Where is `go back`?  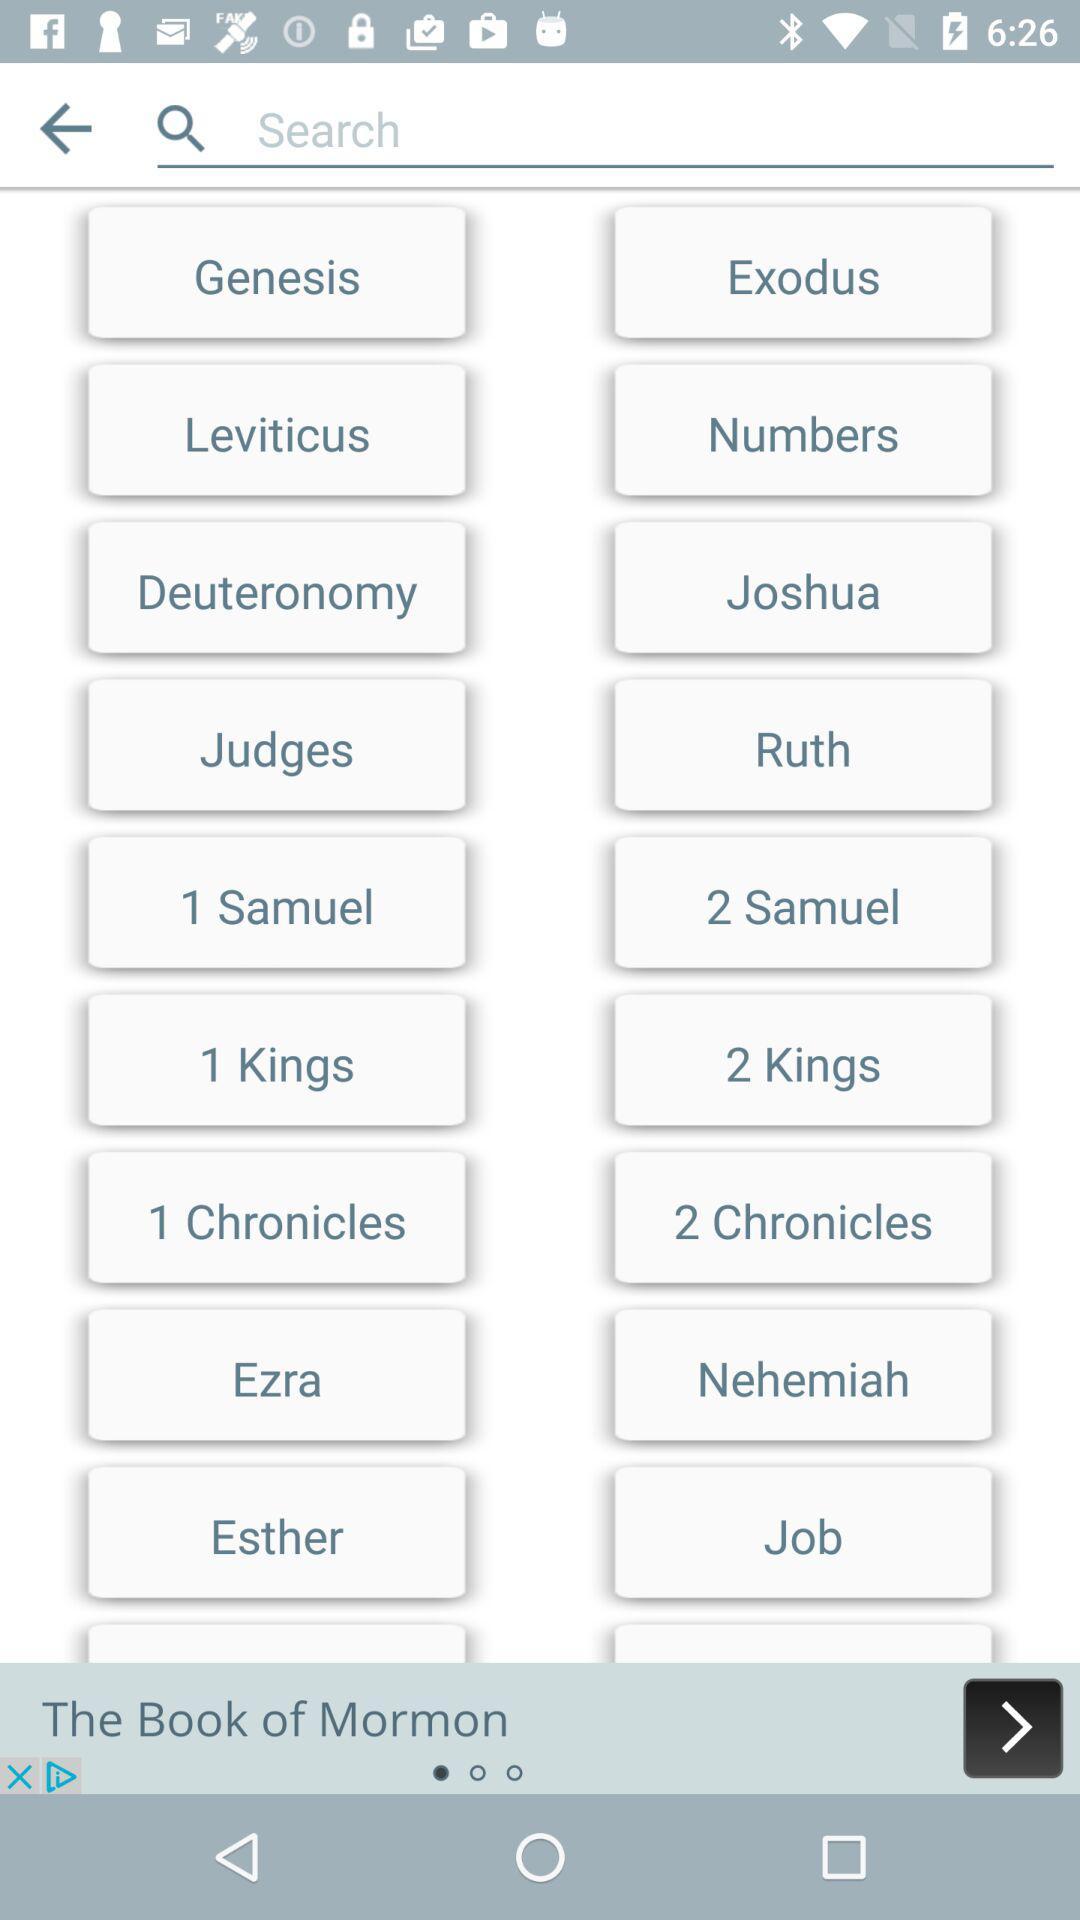
go back is located at coordinates (64, 127).